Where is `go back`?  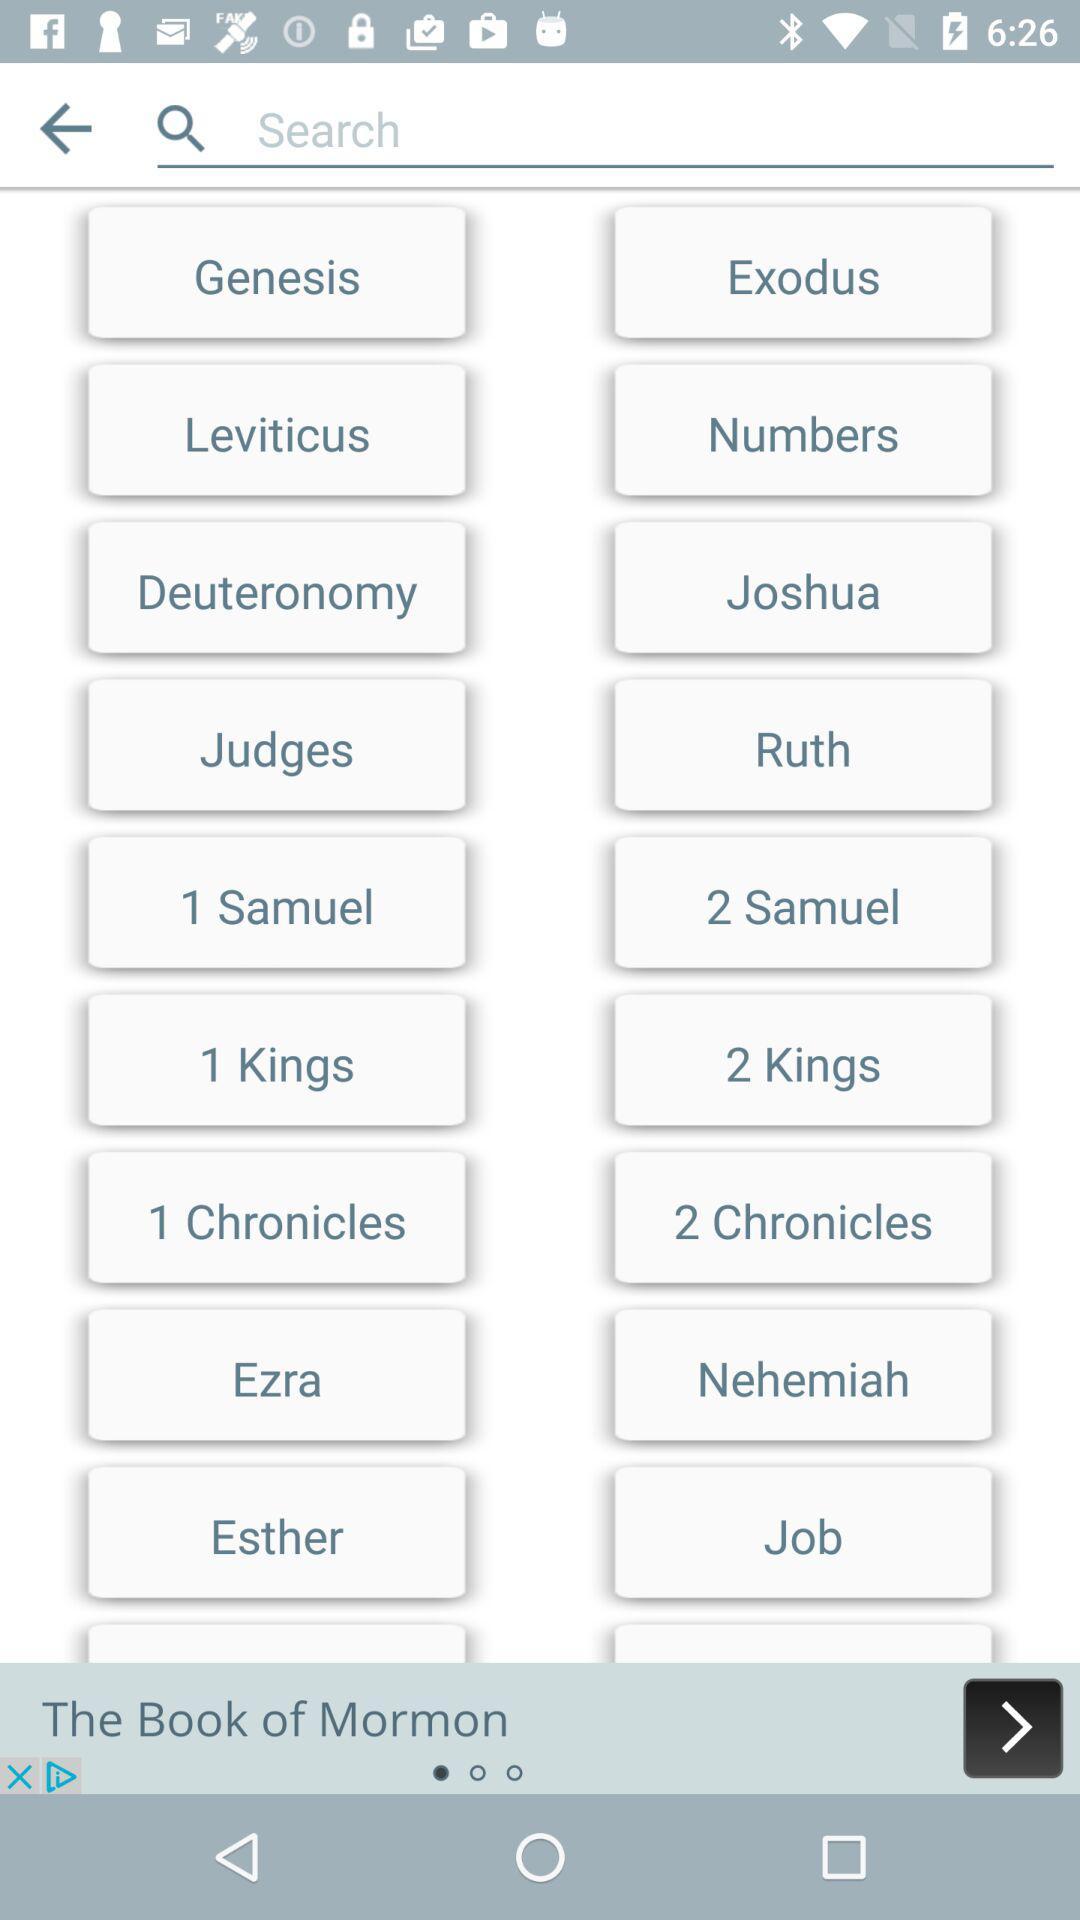
go back is located at coordinates (64, 127).